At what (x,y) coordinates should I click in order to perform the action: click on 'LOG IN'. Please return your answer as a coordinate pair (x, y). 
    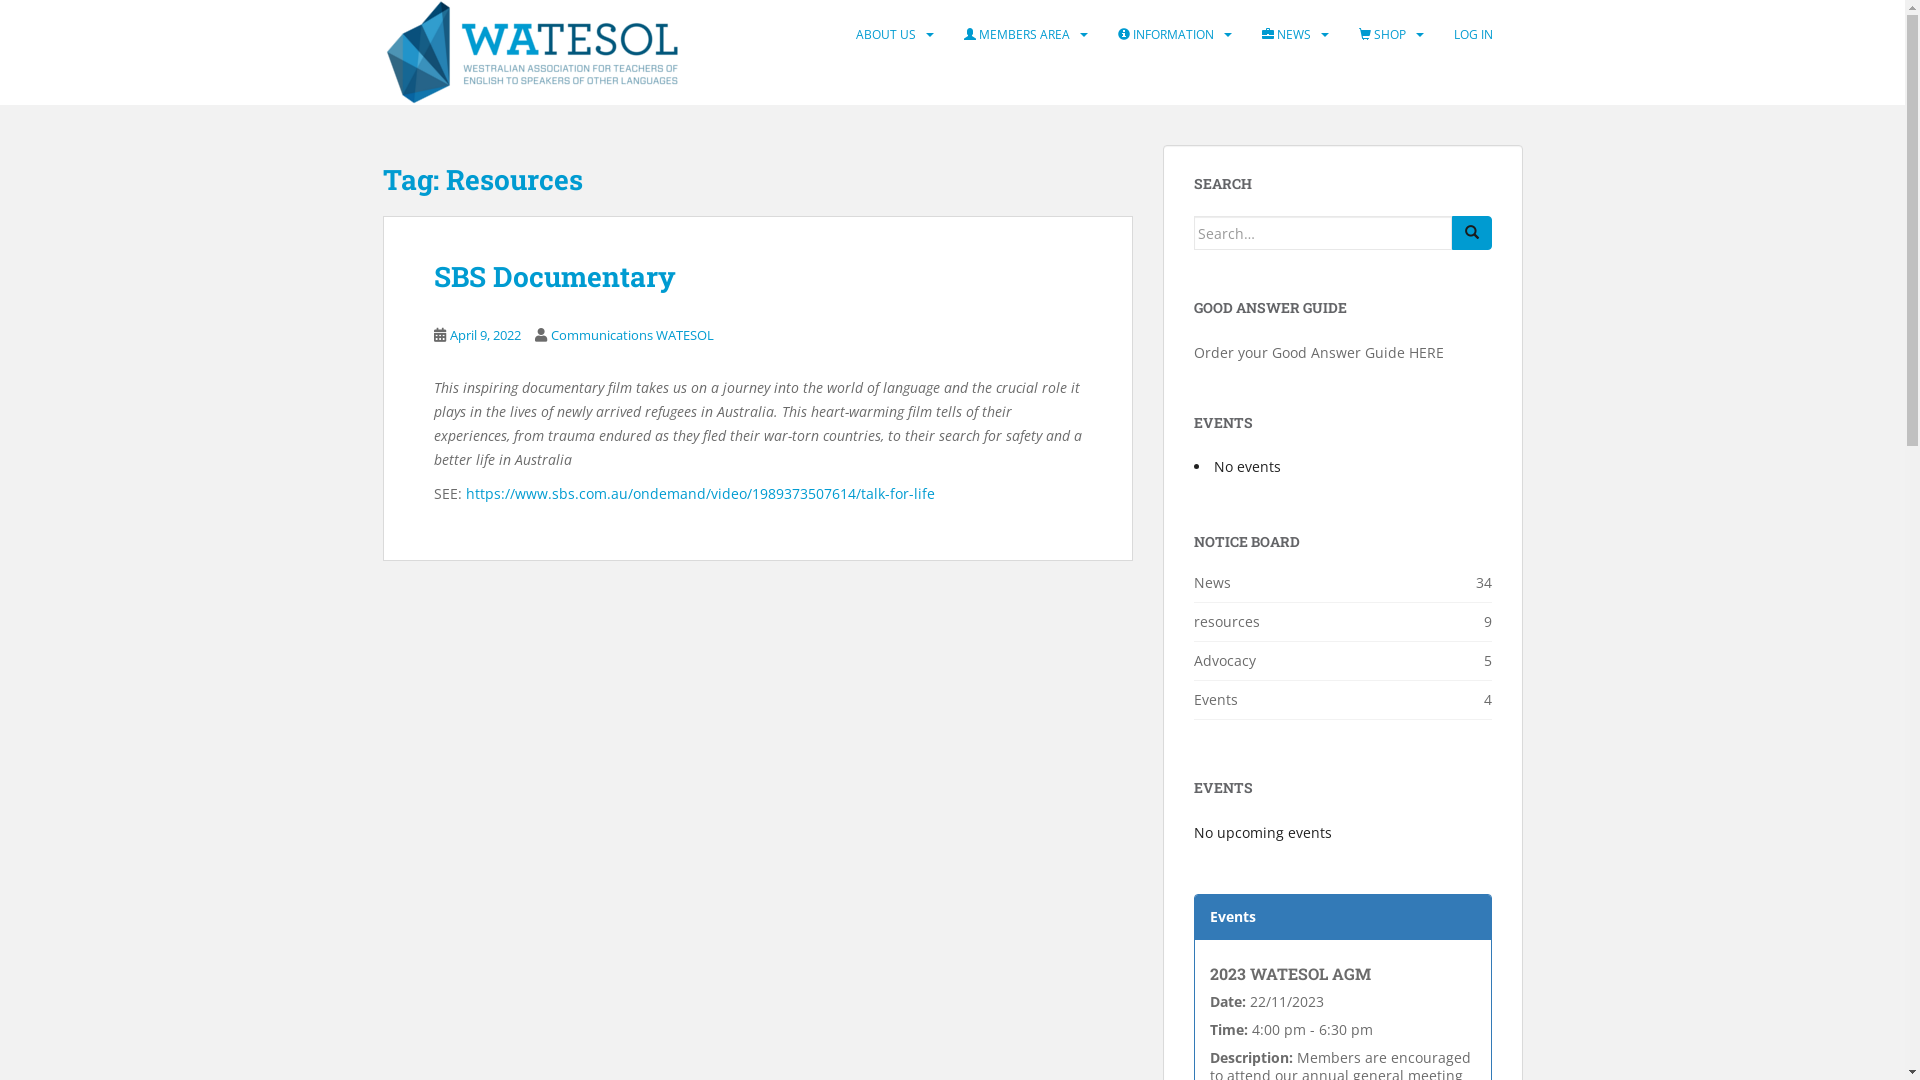
    Looking at the image, I should click on (1473, 34).